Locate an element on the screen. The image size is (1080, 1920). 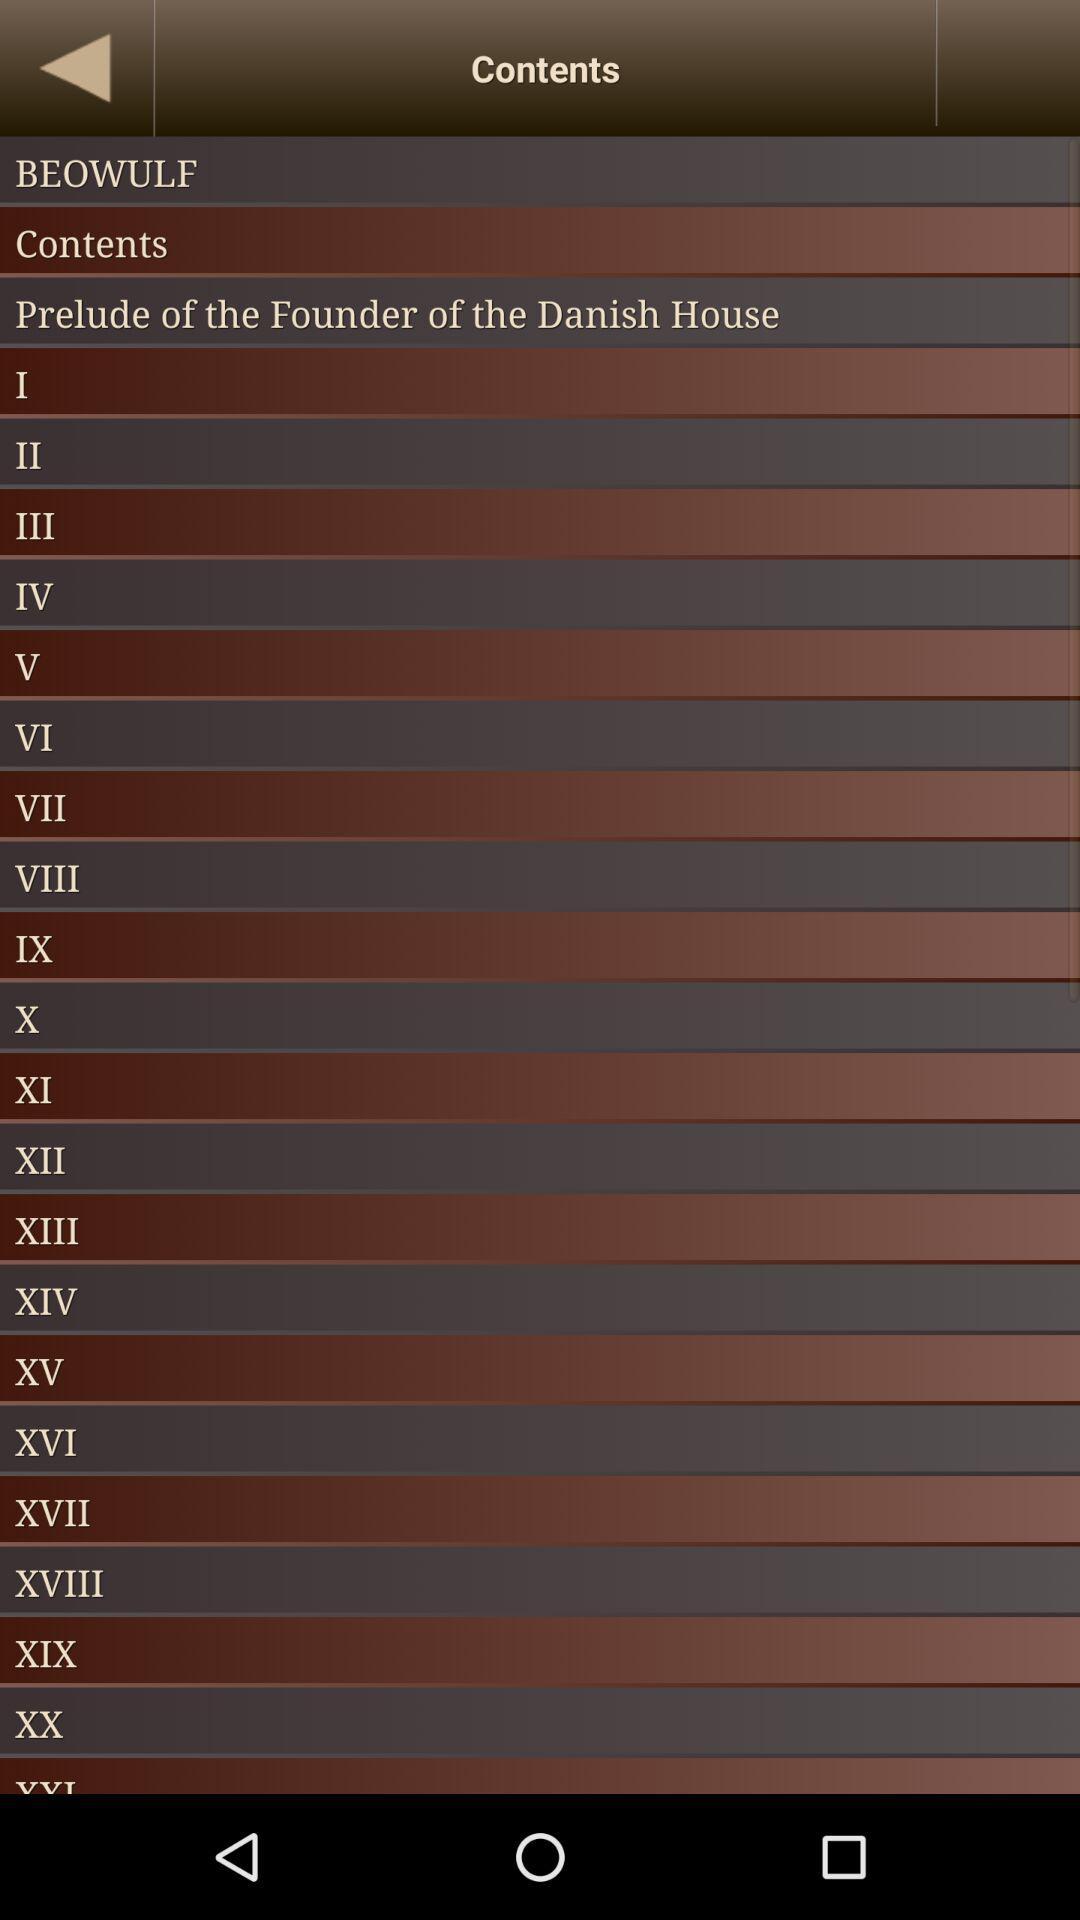
iii item is located at coordinates (540, 524).